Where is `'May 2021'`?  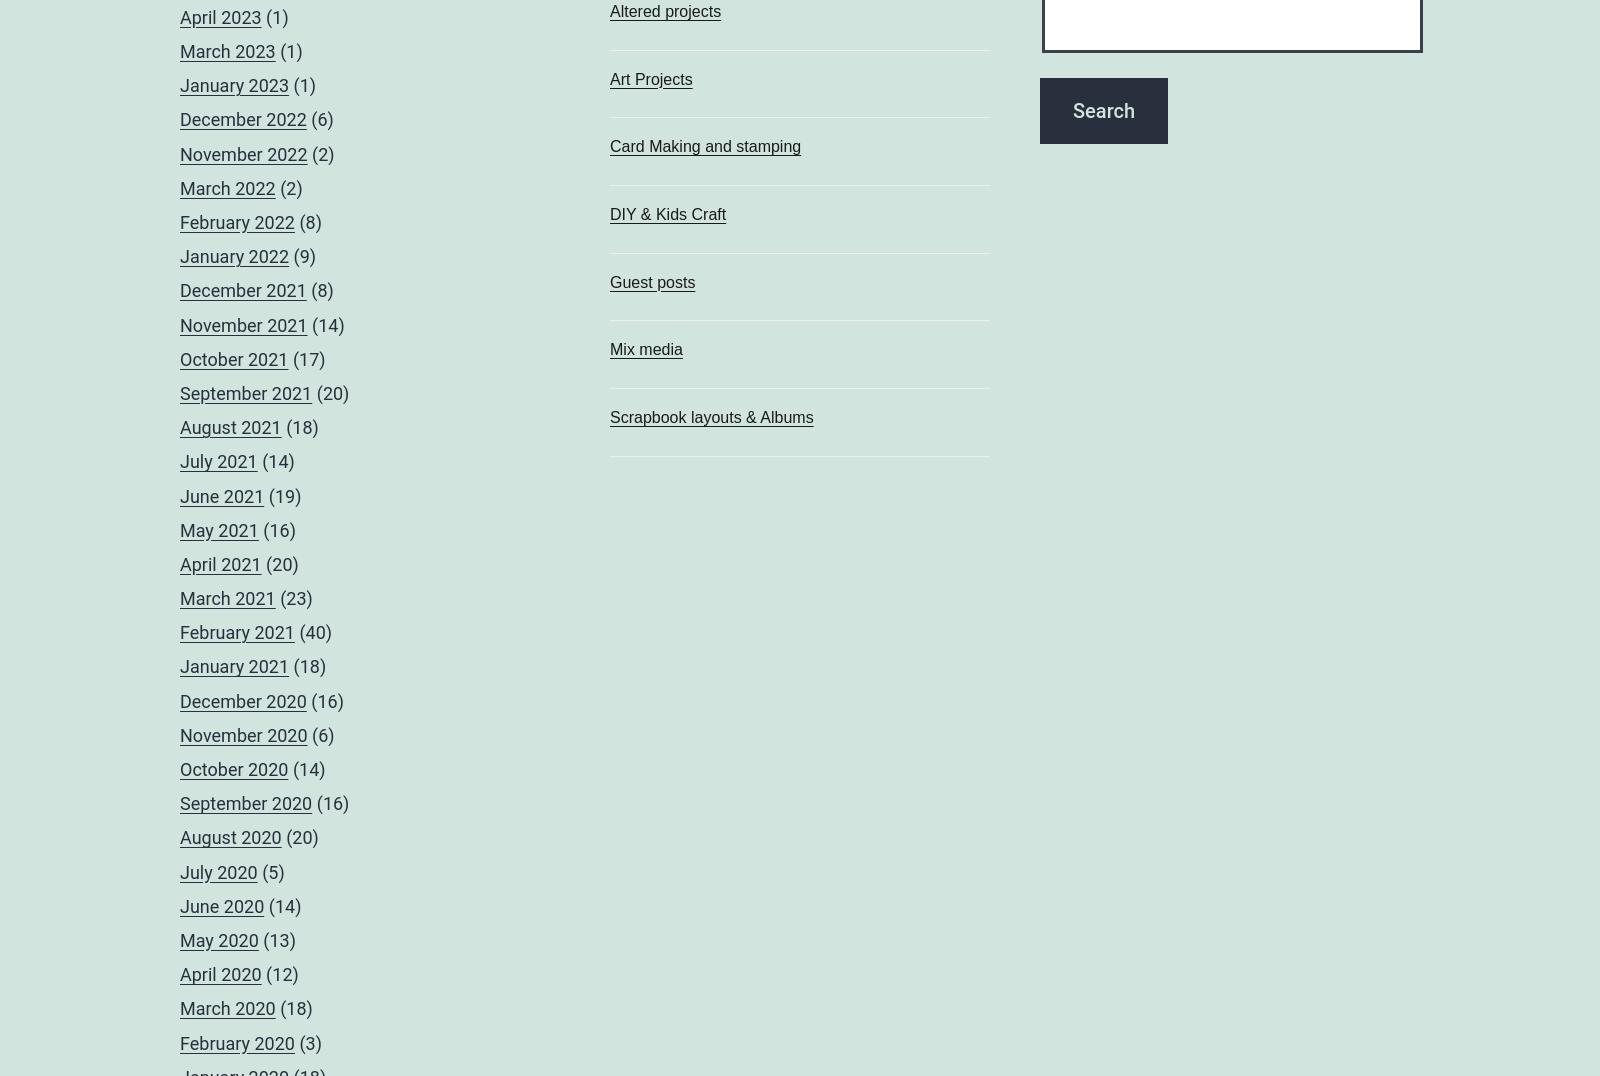 'May 2021' is located at coordinates (219, 529).